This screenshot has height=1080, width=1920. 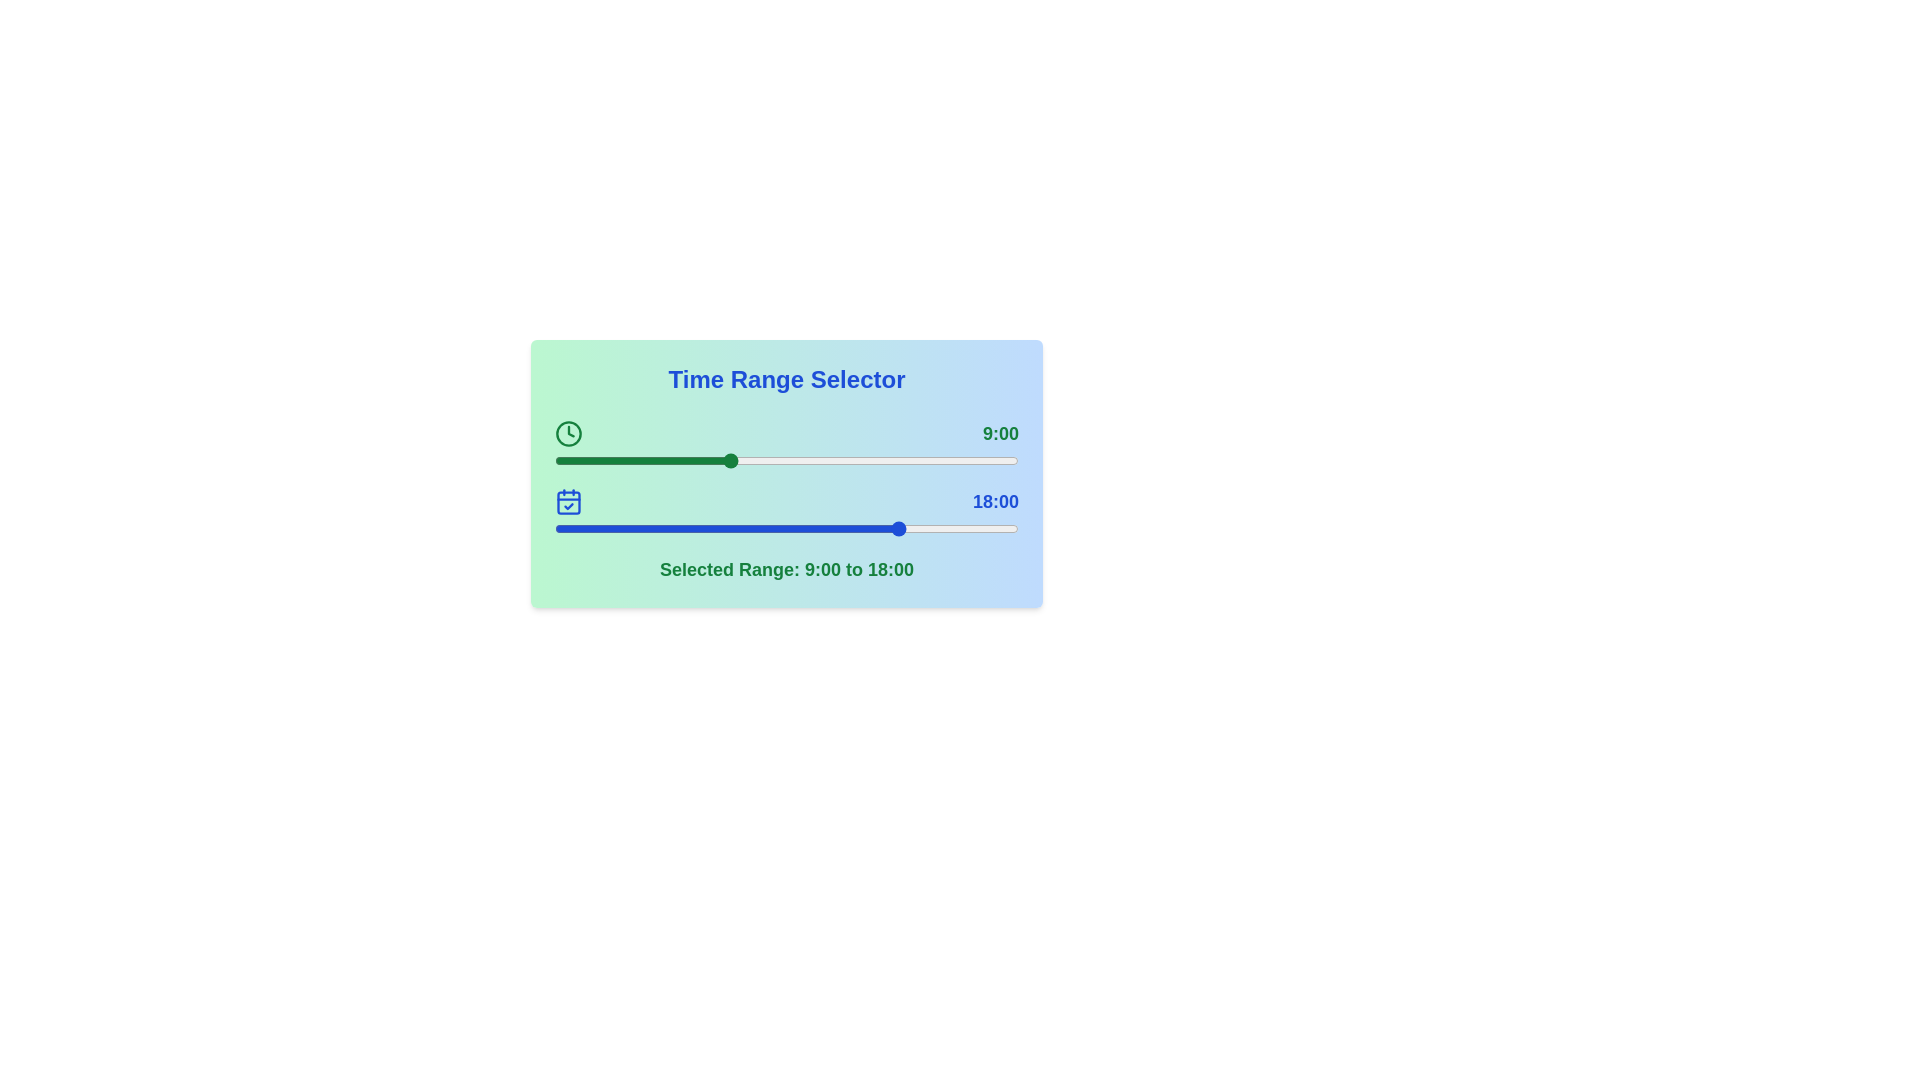 I want to click on the time, so click(x=592, y=527).